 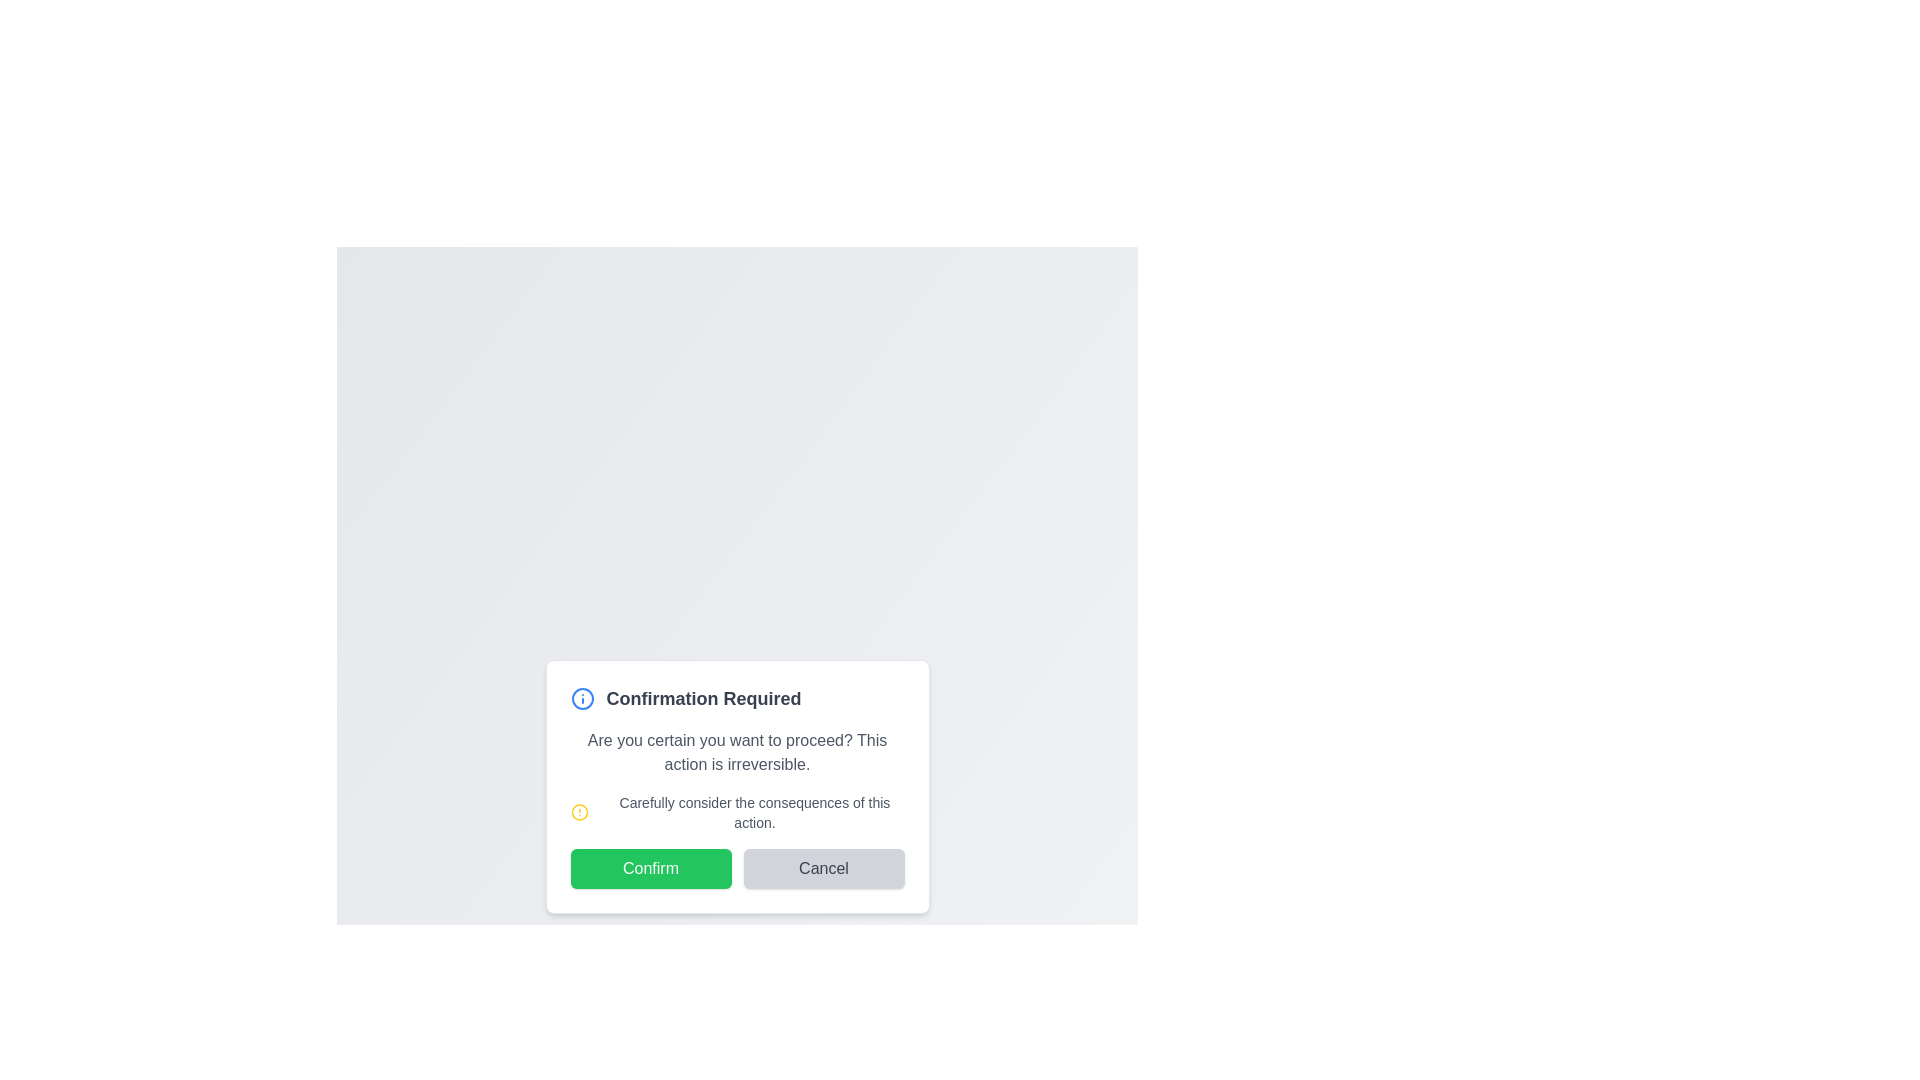 I want to click on the bolded text header 'Confirmation Required' located at the top of the dialog box, to the right of the blue information icon, so click(x=704, y=697).